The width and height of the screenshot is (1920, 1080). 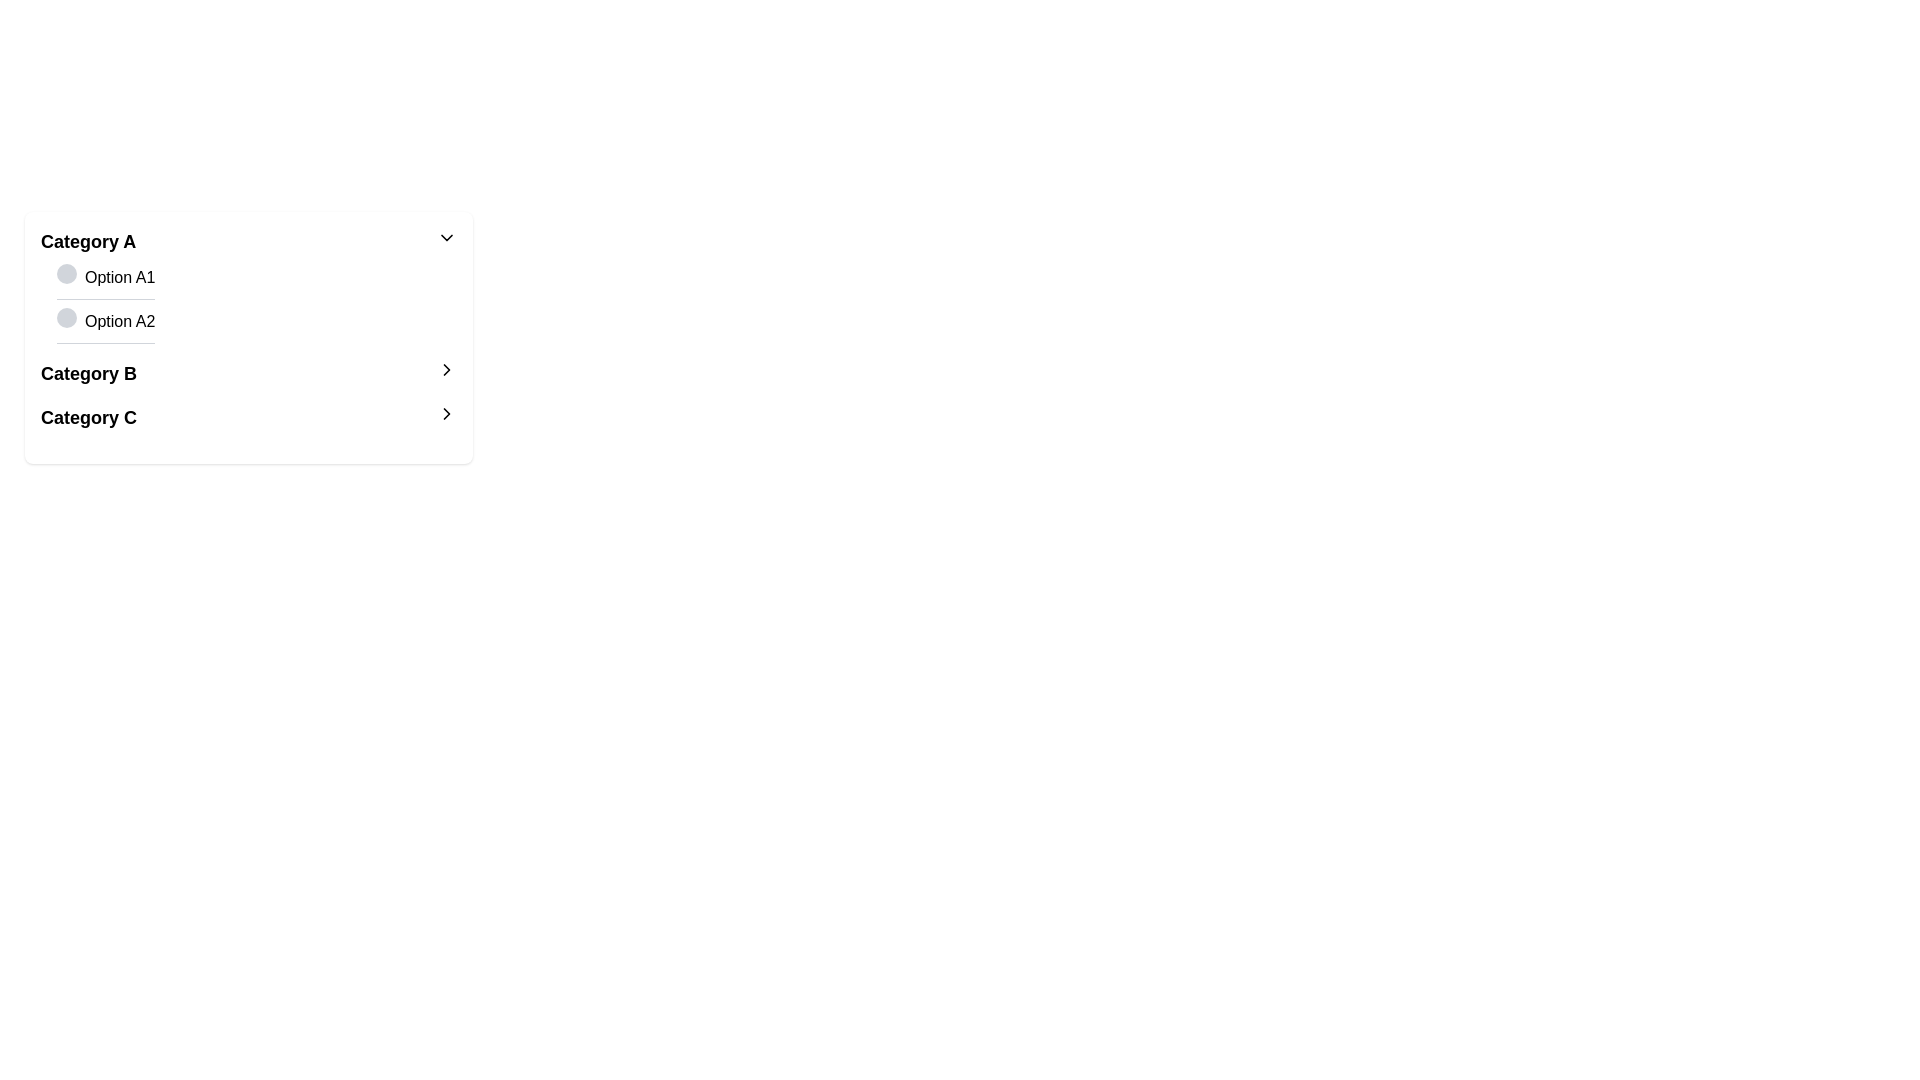 What do you see at coordinates (67, 273) in the screenshot?
I see `the indicator associated with the 'Option A1' label in the expanded 'Category A' dropdown menu as a reference for the corresponding textual option` at bounding box center [67, 273].